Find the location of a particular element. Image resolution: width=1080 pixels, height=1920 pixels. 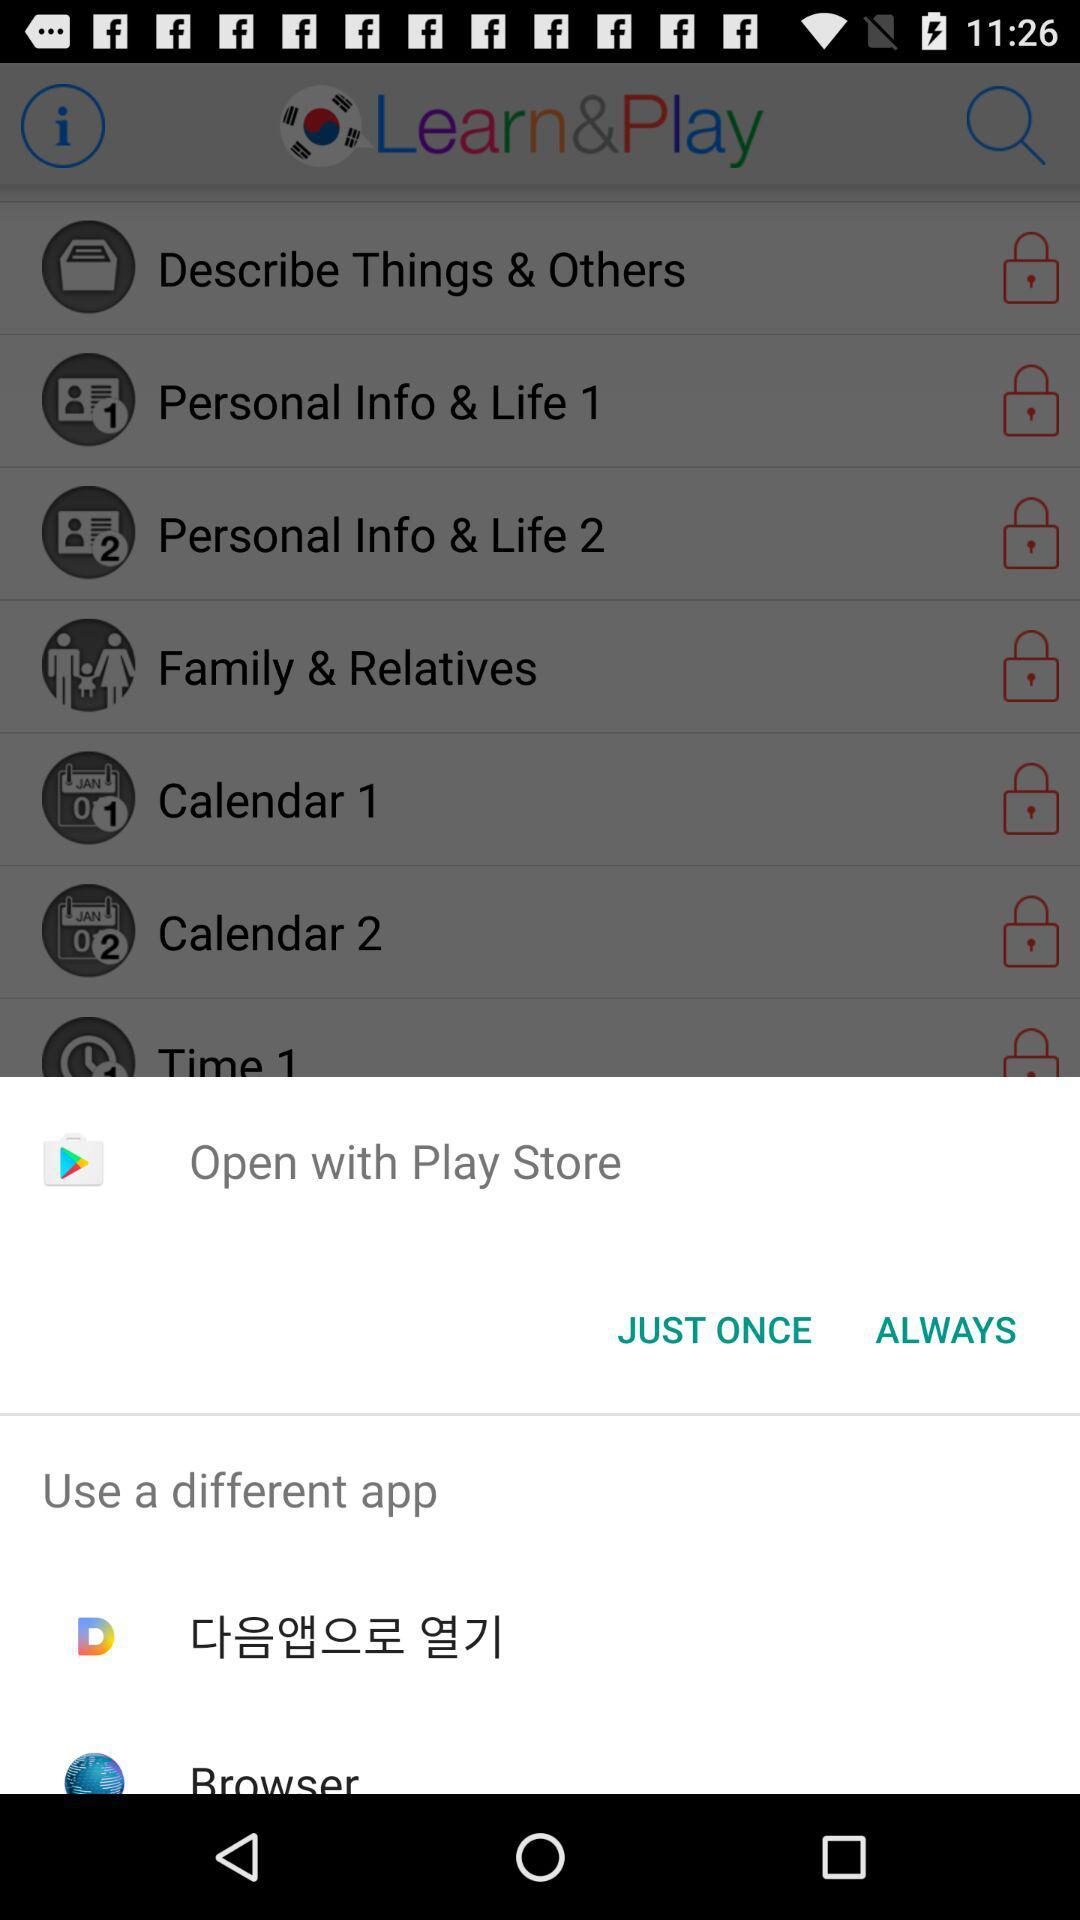

browser icon is located at coordinates (274, 1772).